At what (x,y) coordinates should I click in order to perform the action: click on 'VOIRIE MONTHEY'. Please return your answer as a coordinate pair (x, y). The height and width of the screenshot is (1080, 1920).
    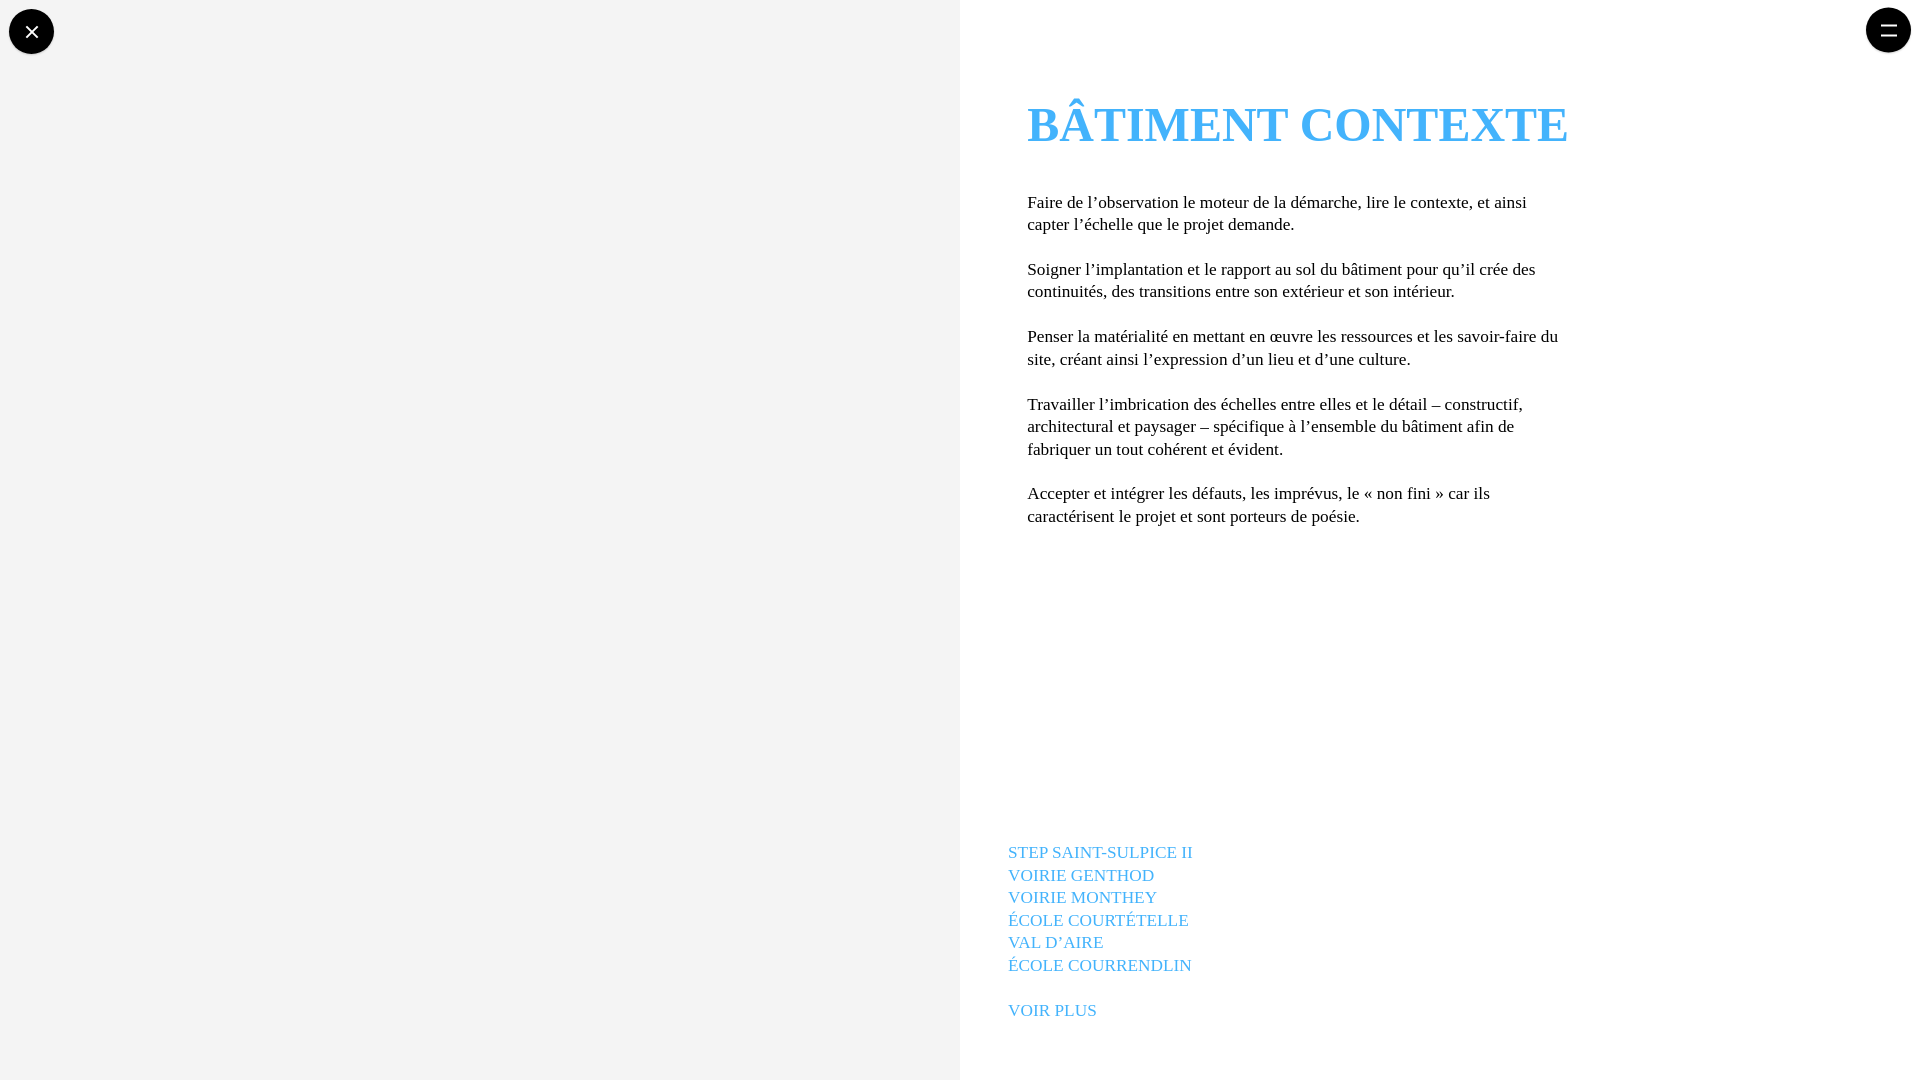
    Looking at the image, I should click on (1082, 897).